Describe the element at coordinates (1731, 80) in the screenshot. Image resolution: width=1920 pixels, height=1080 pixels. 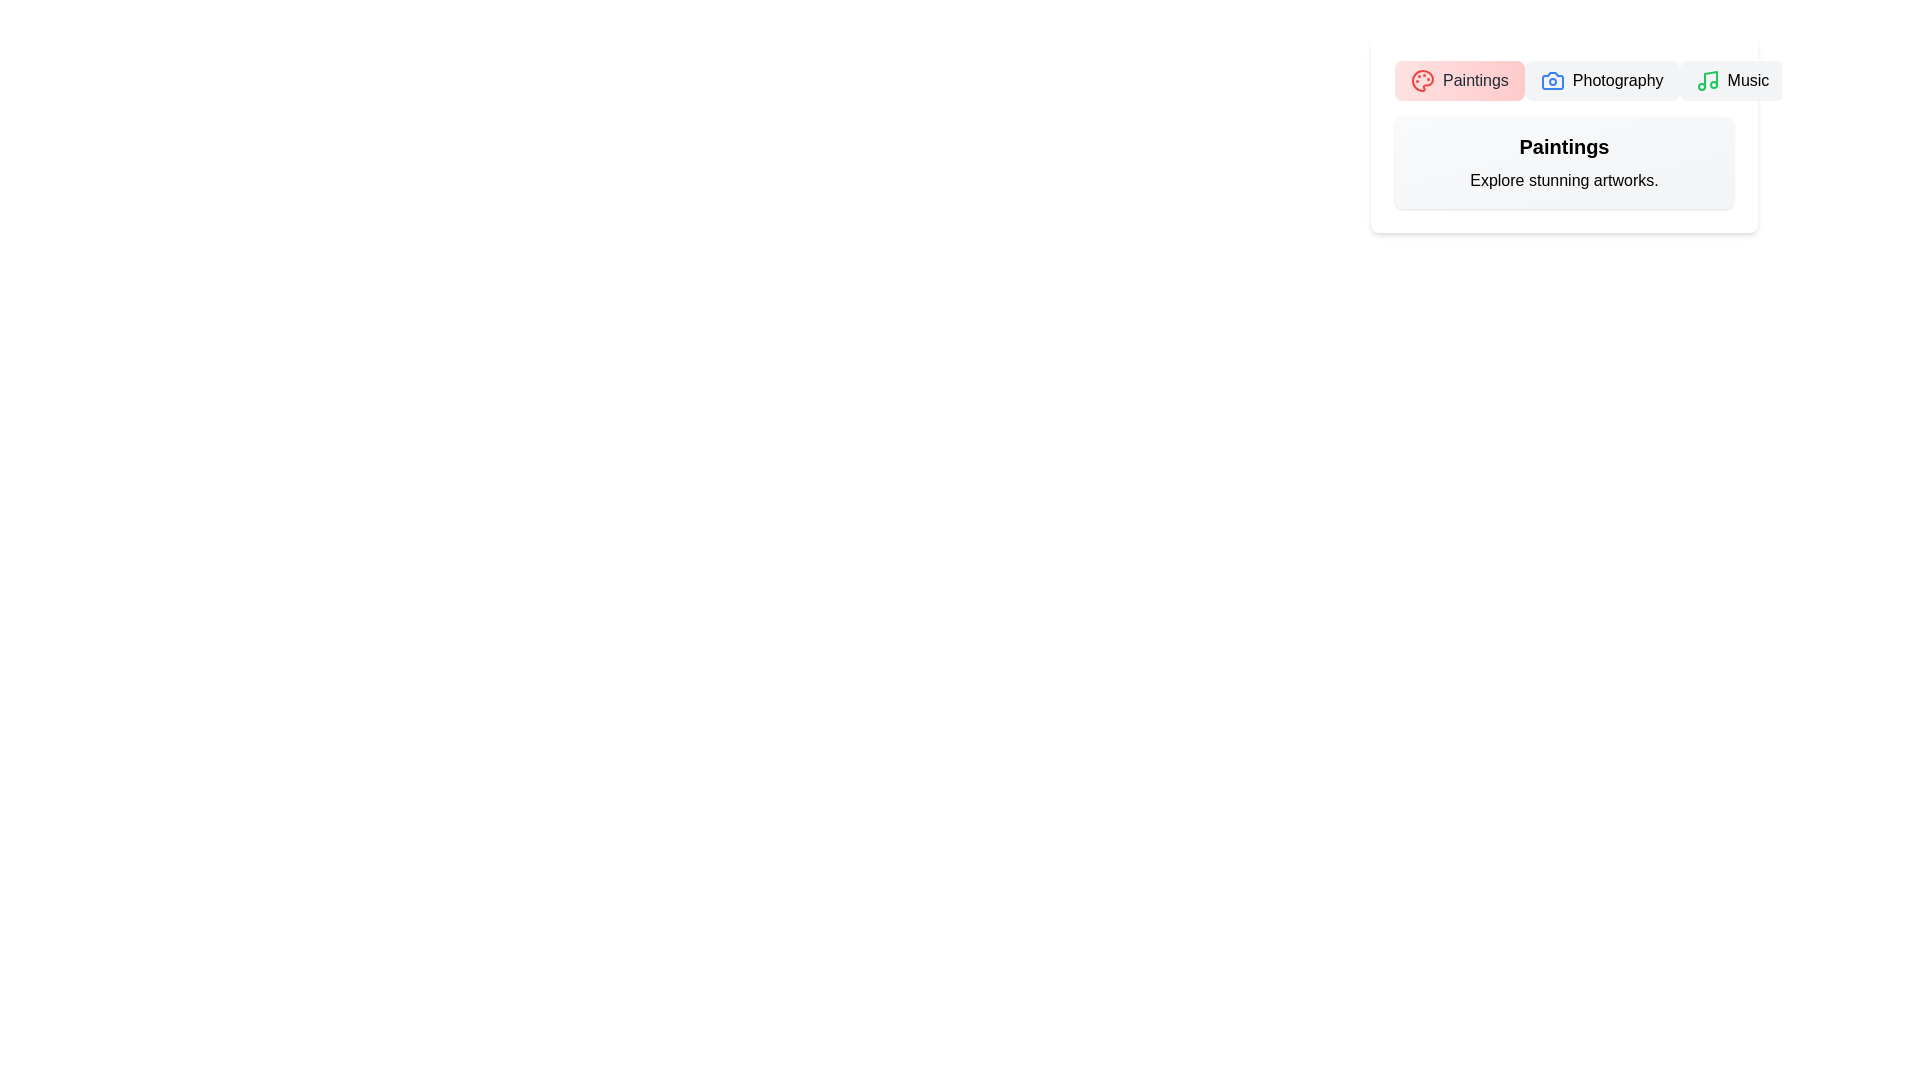
I see `the tab labeled Music to view its content` at that location.